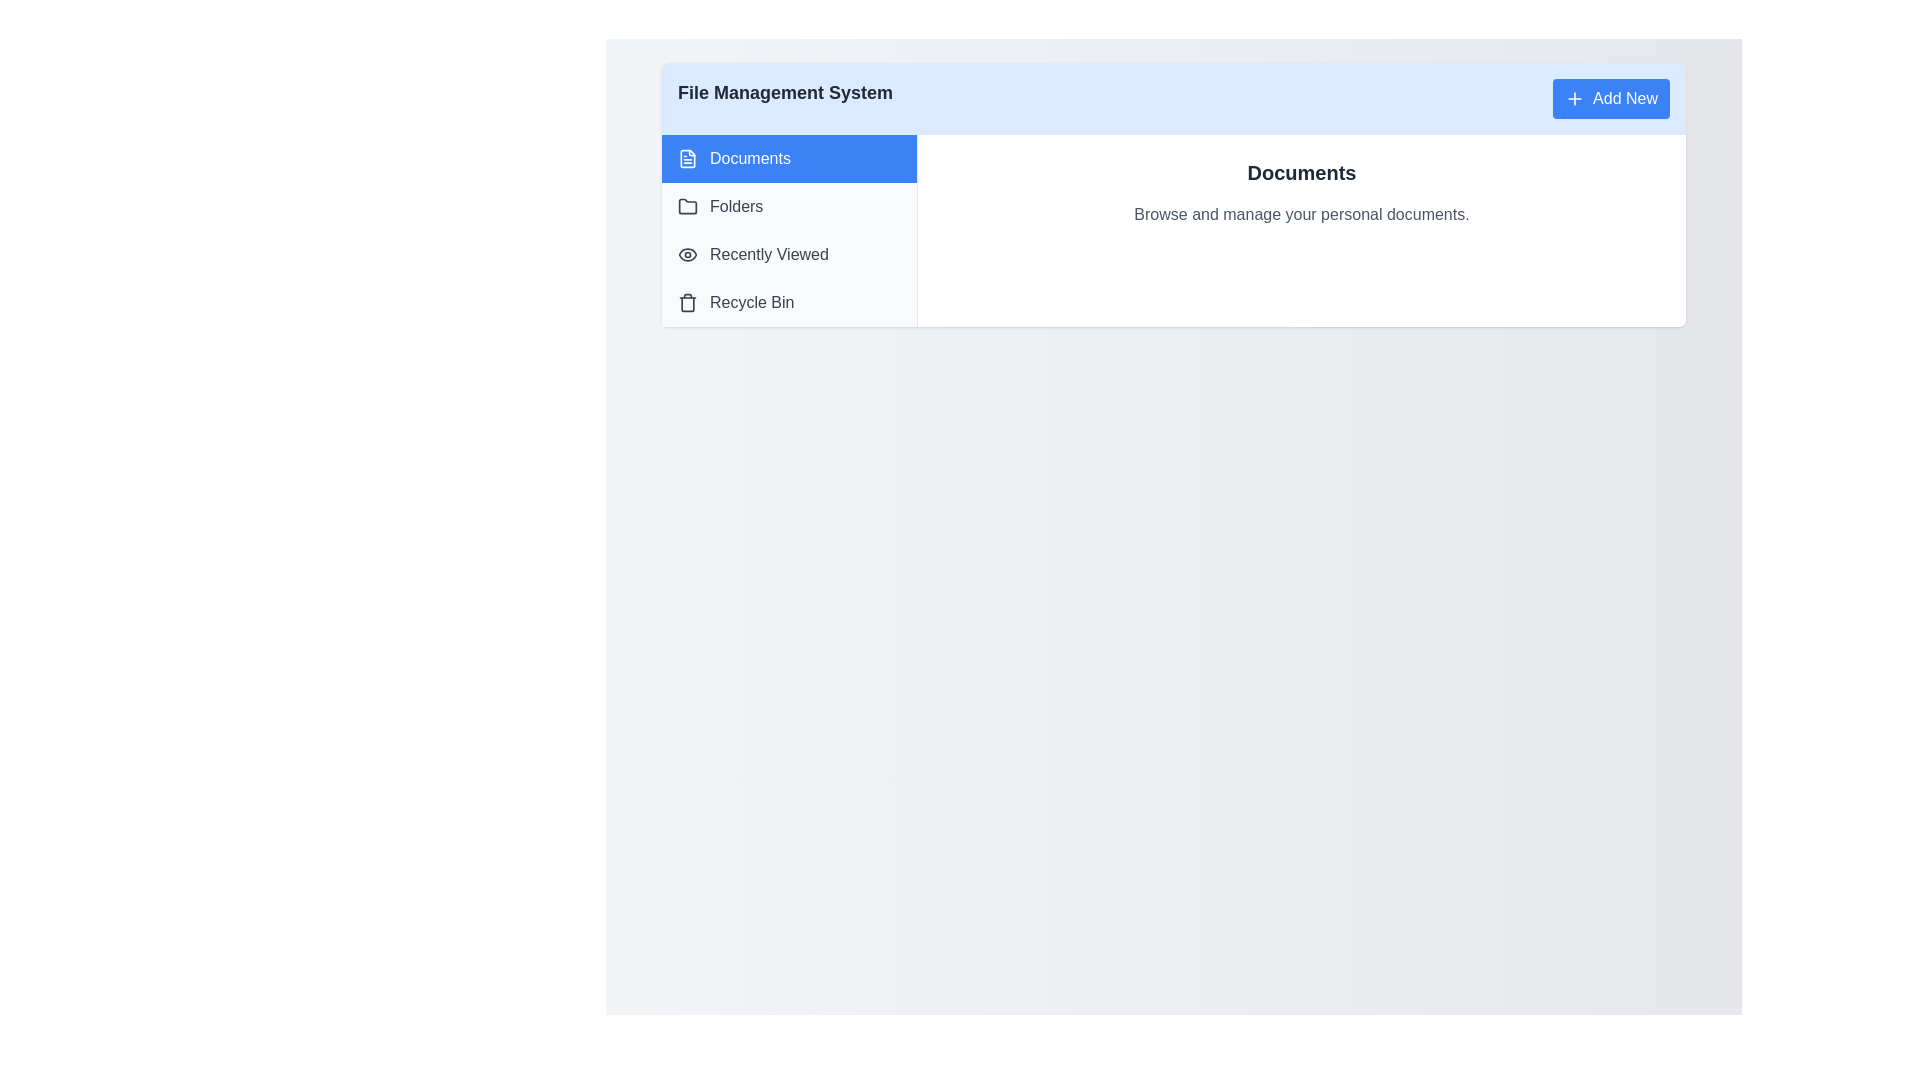 This screenshot has height=1080, width=1920. I want to click on the 'Documents' menu item in the vertical sidebar, which is represented by an icon located to the left of the text 'Documents', so click(687, 157).